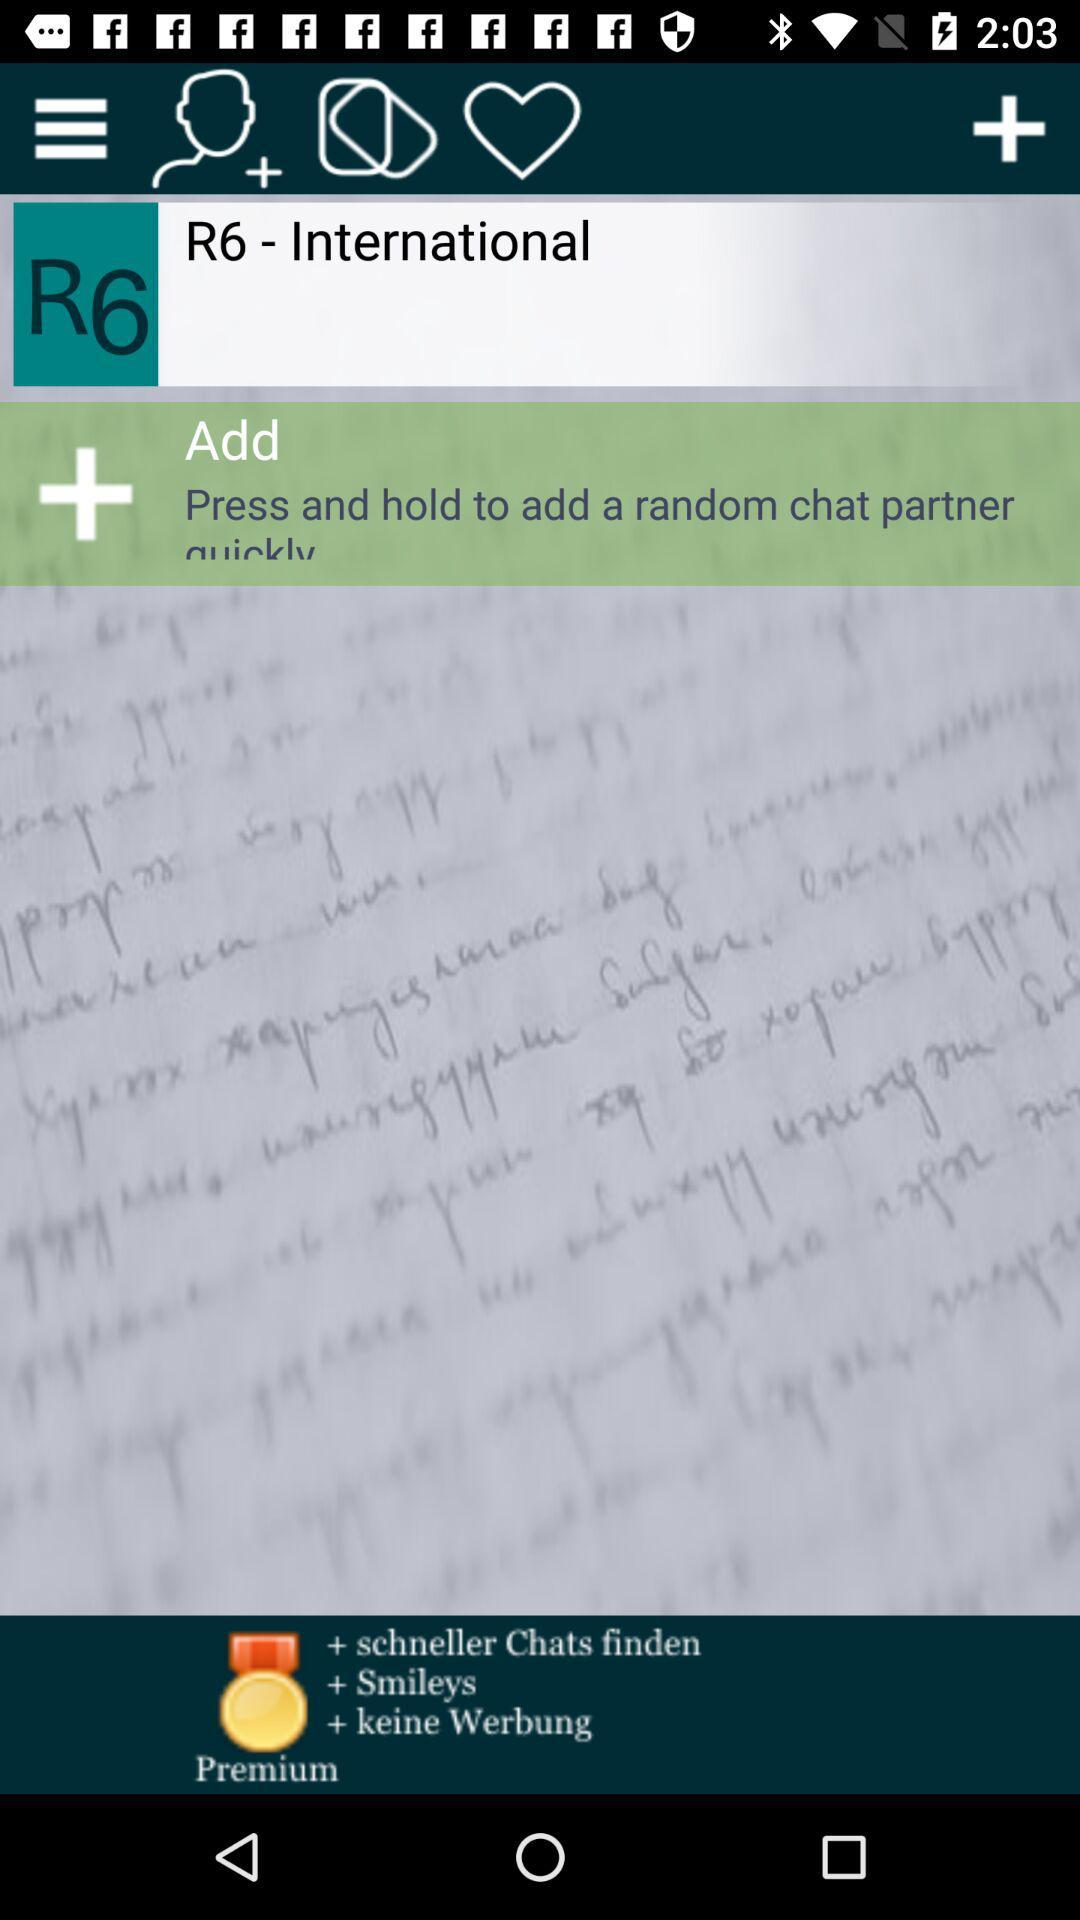  Describe the element at coordinates (522, 127) in the screenshot. I see `favourite button` at that location.